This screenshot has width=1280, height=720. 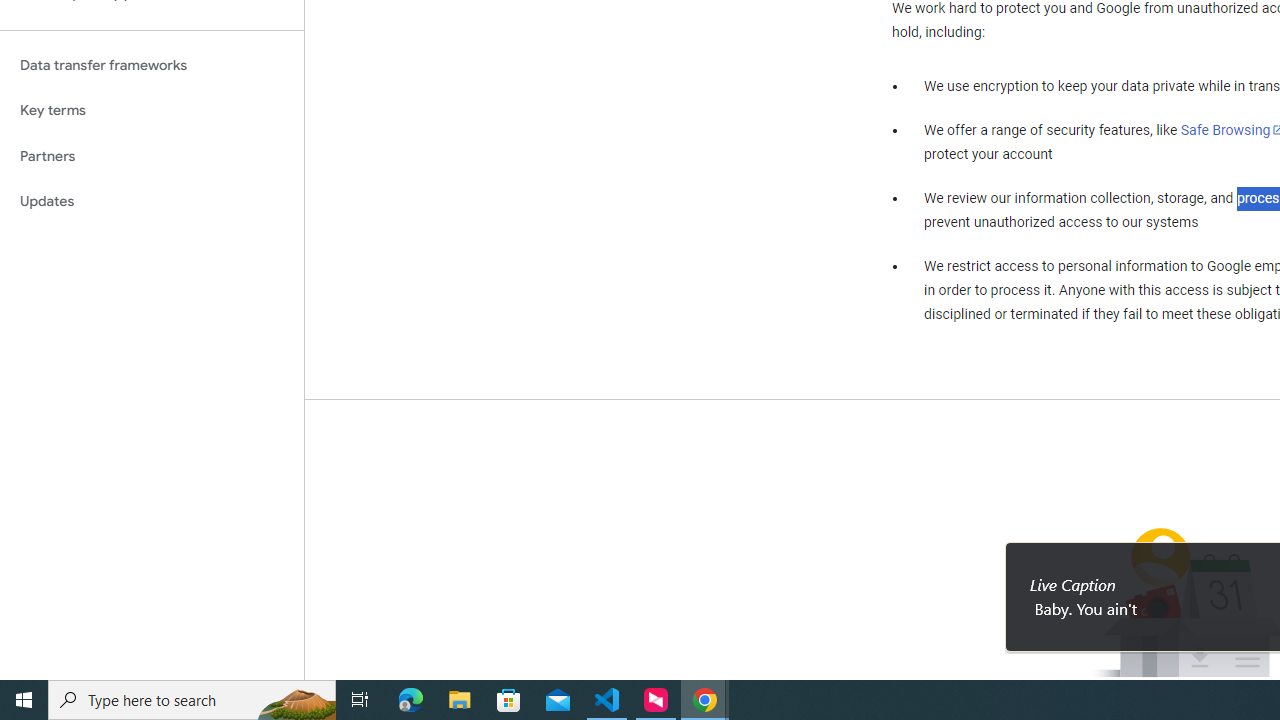 I want to click on 'Data transfer frameworks', so click(x=151, y=64).